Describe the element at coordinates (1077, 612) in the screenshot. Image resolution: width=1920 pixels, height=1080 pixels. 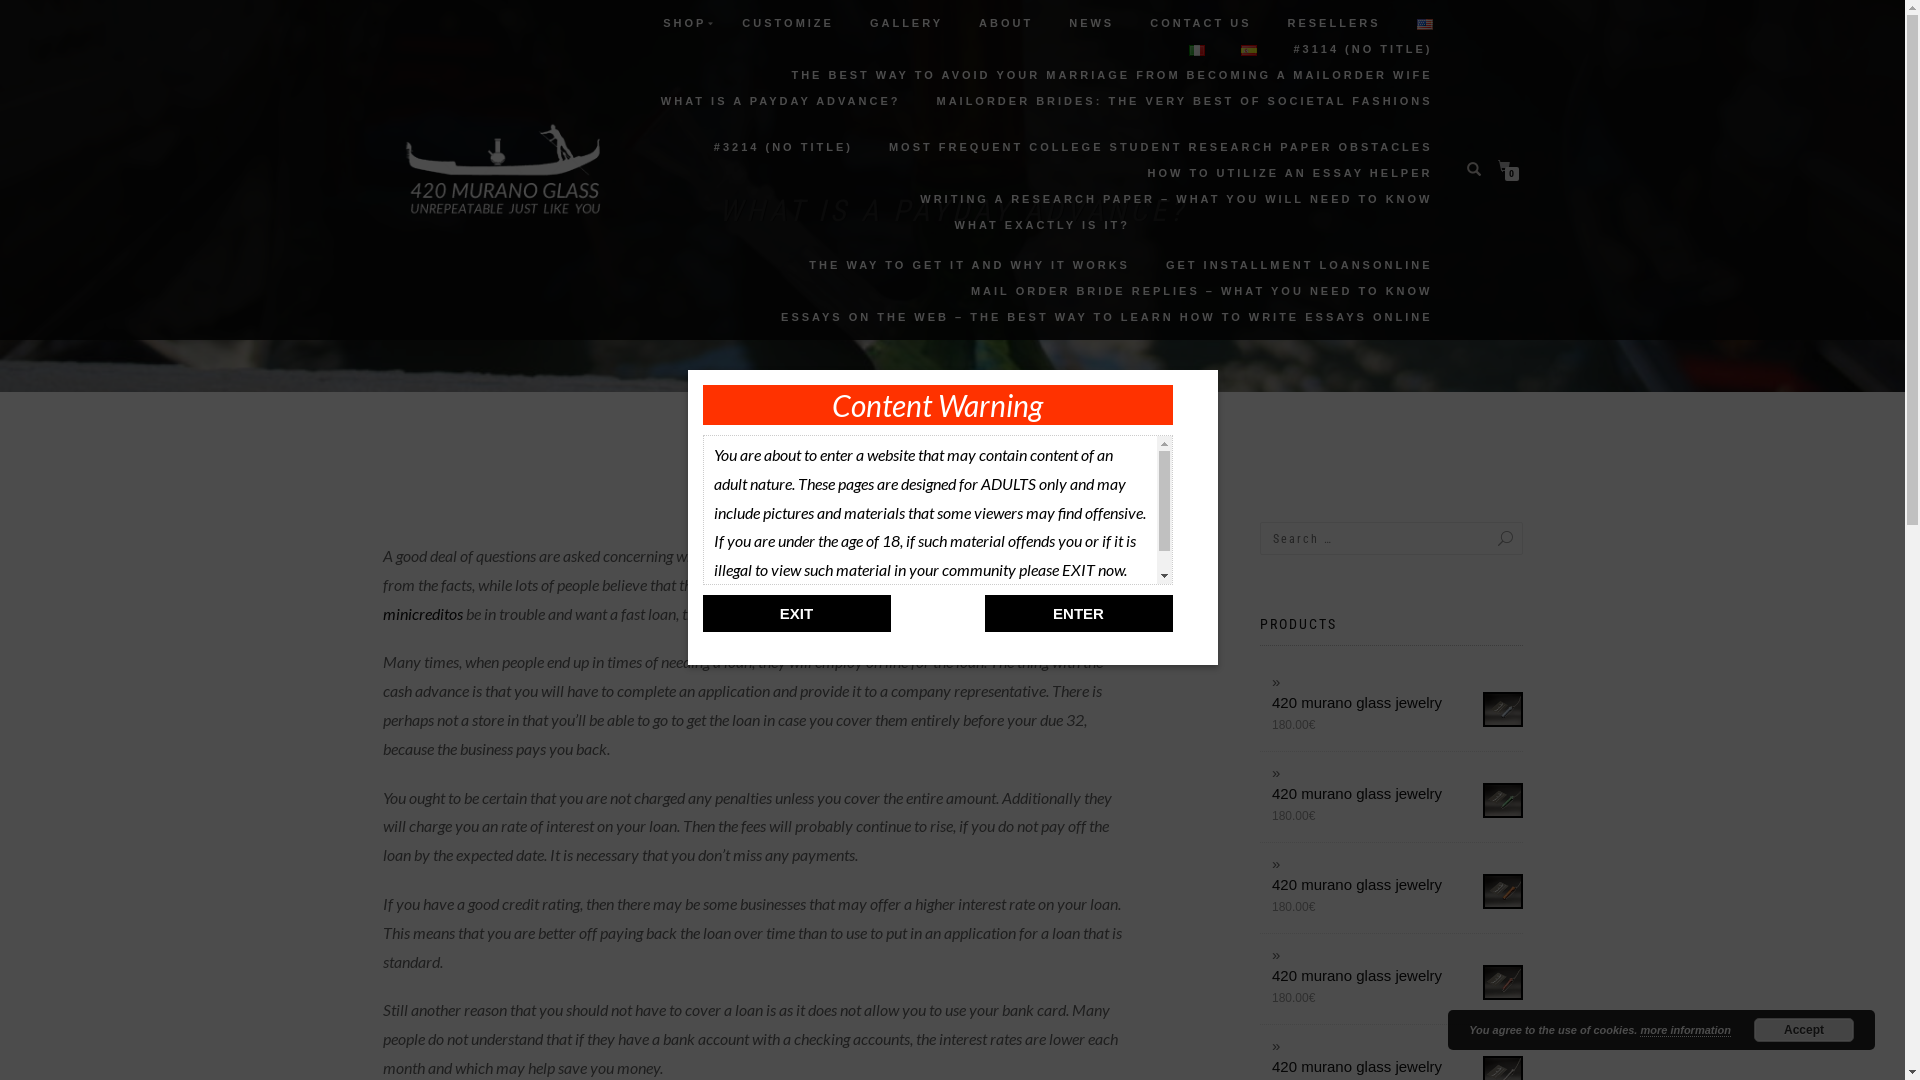
I see `'ENTER'` at that location.